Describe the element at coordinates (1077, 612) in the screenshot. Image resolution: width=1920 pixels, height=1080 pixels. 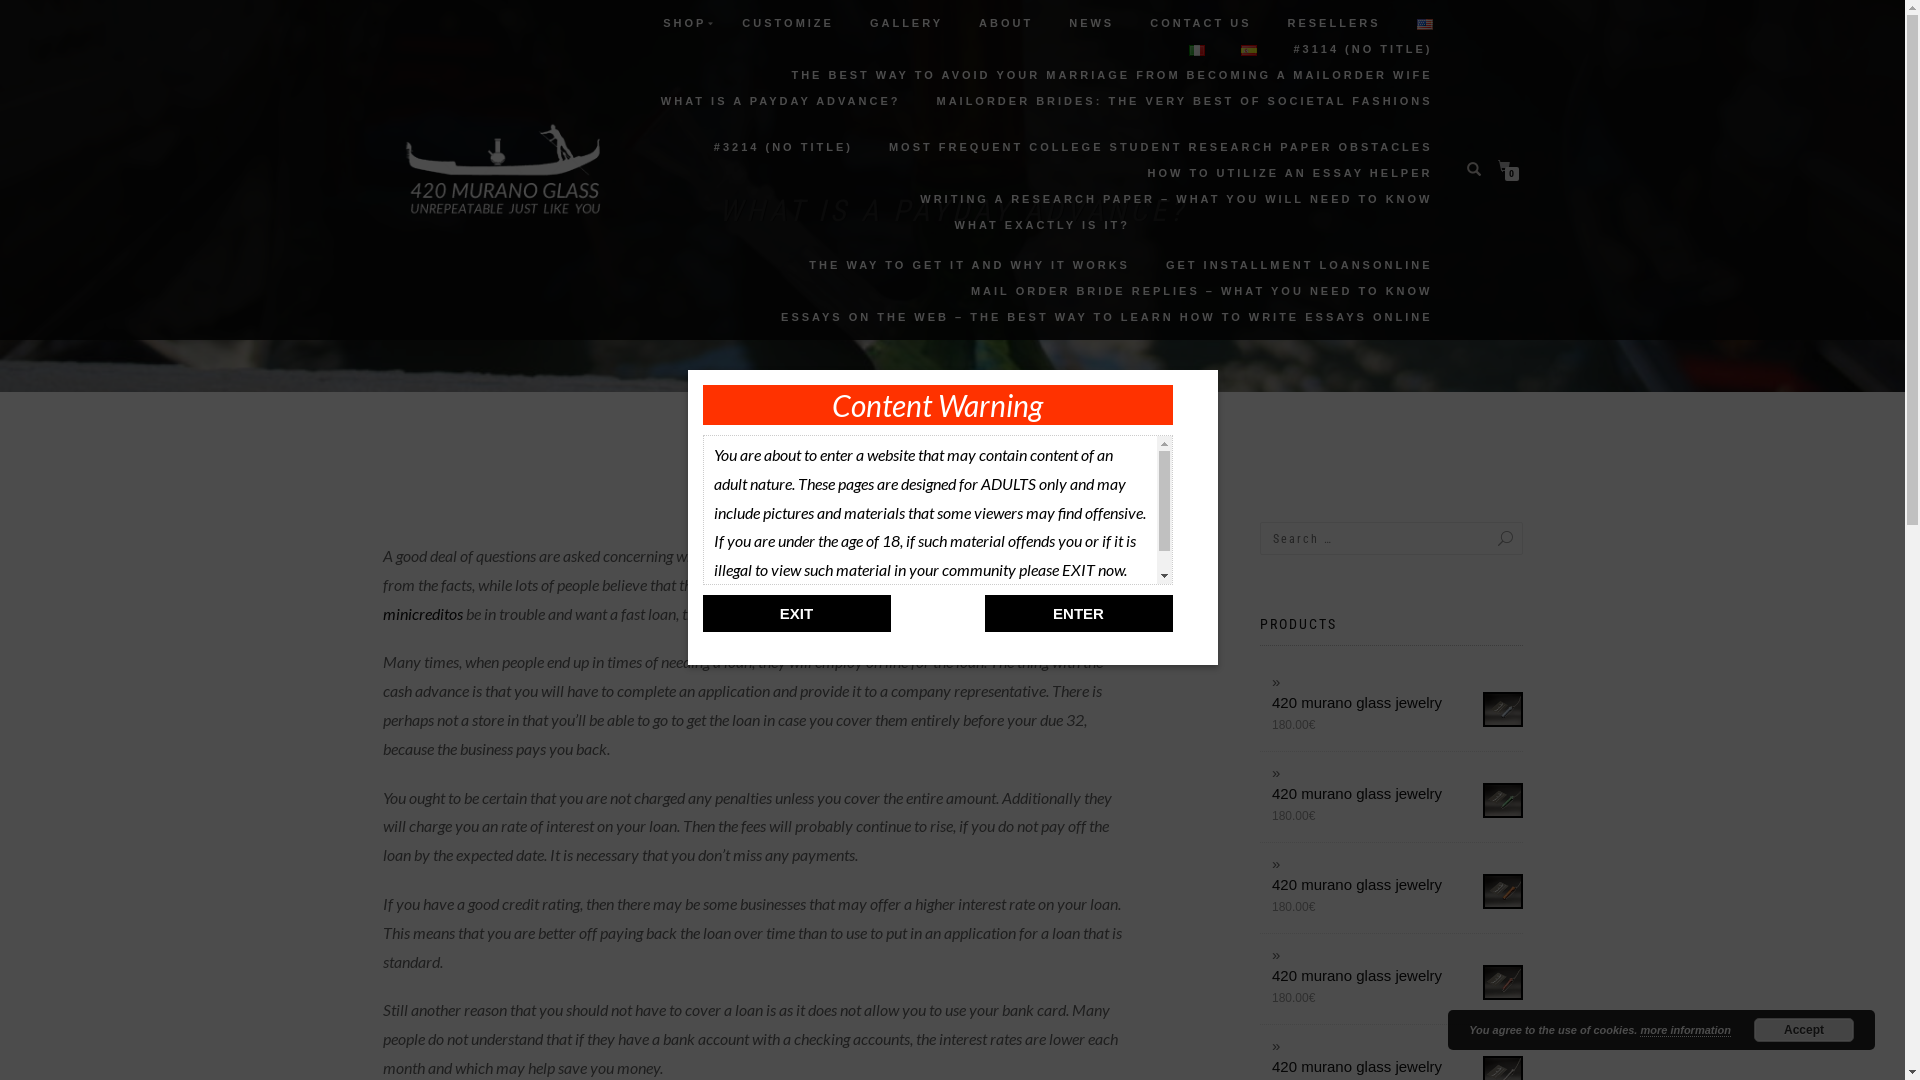
I see `'ENTER'` at that location.